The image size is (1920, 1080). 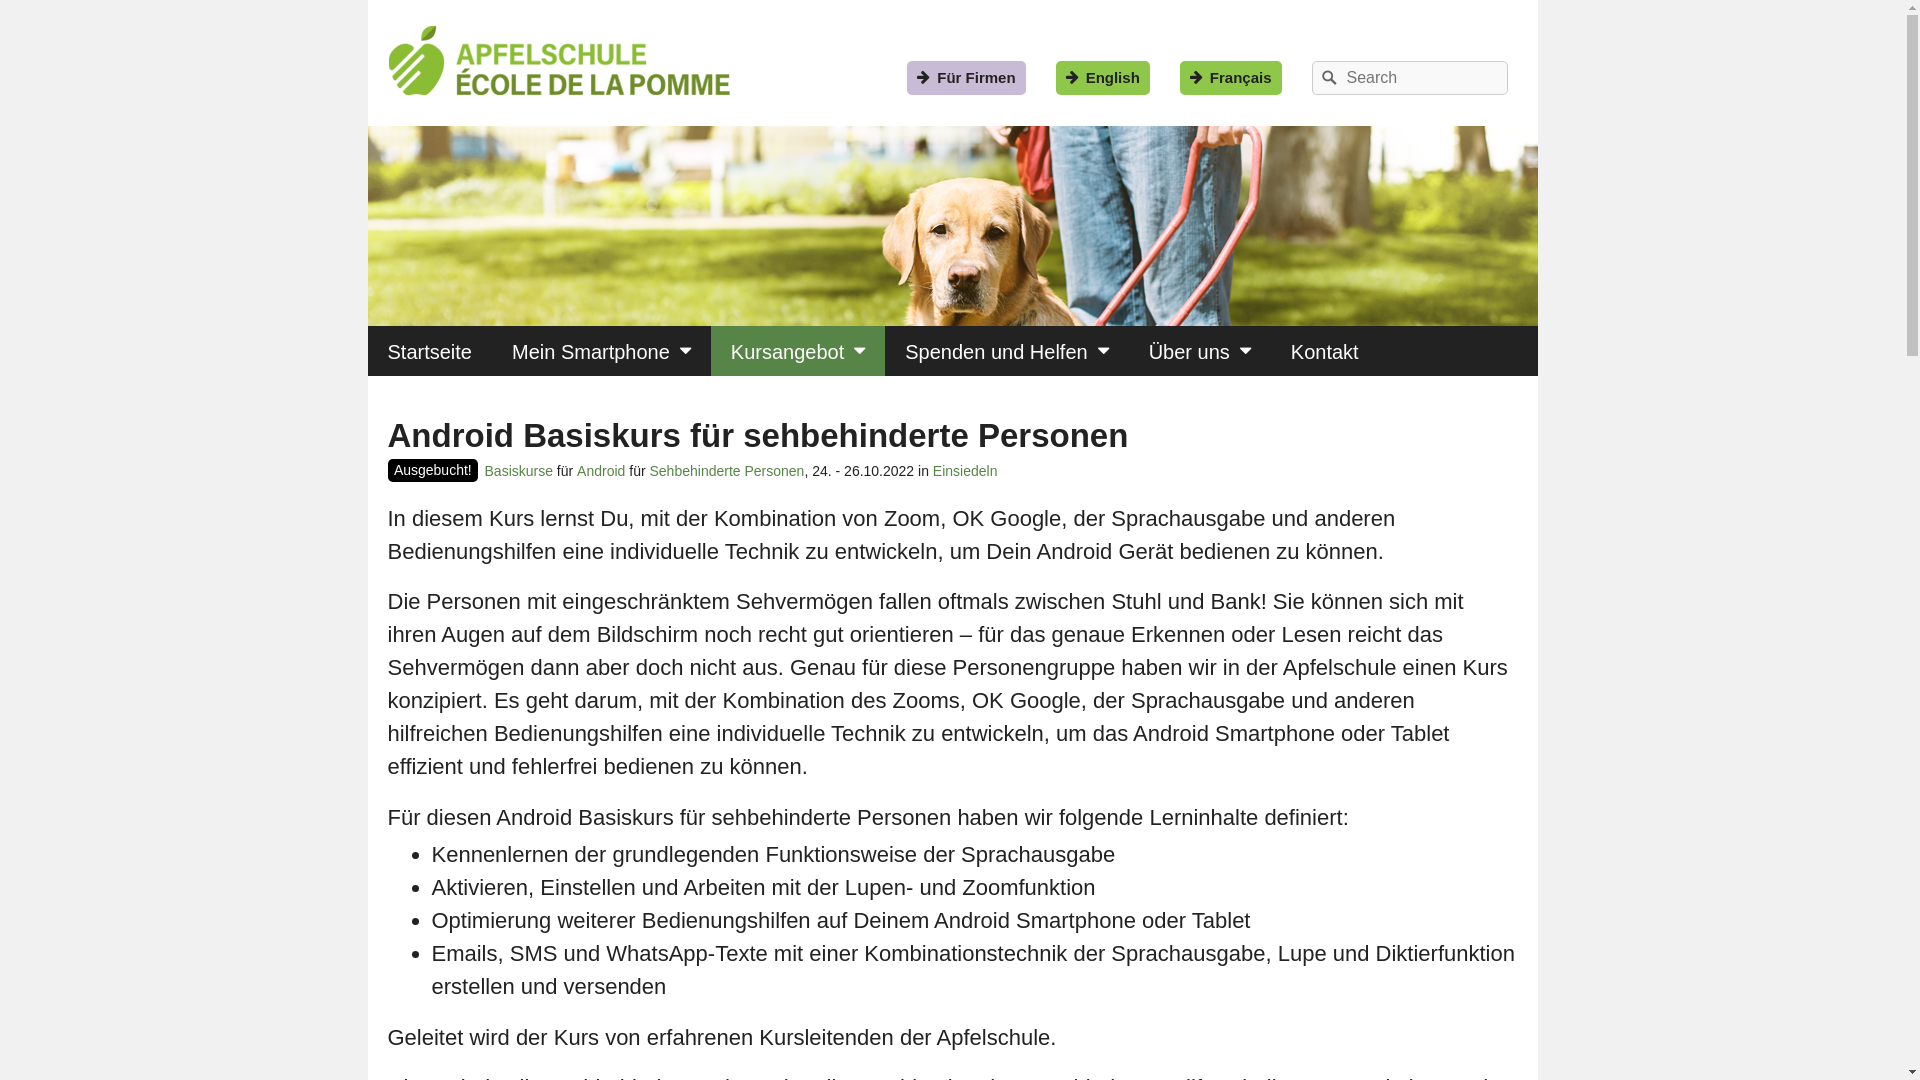 What do you see at coordinates (726, 470) in the screenshot?
I see `'Sehbehinderte Personen'` at bounding box center [726, 470].